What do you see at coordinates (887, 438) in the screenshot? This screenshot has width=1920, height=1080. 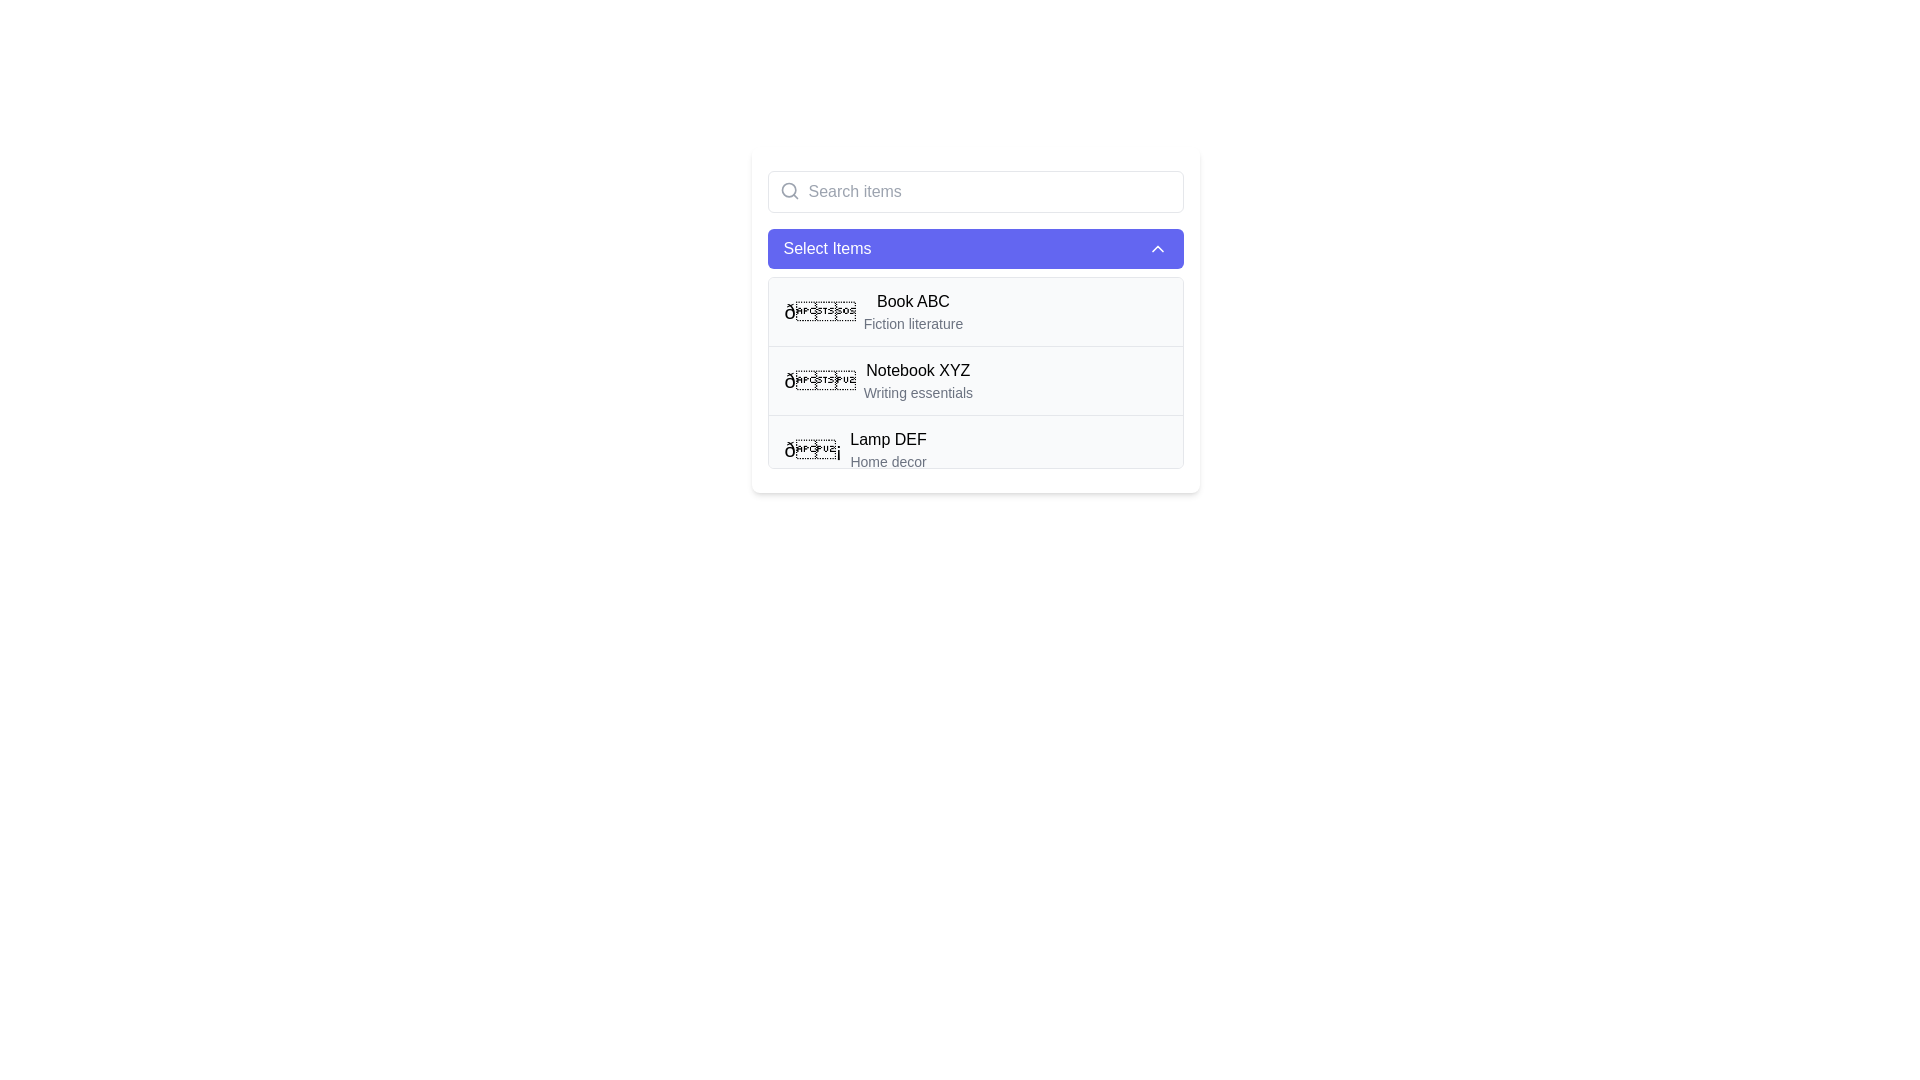 I see `the textual label in the dropdown menu that describes the associated item, located above 'Home decor' and below 'Notebook XYZ'` at bounding box center [887, 438].